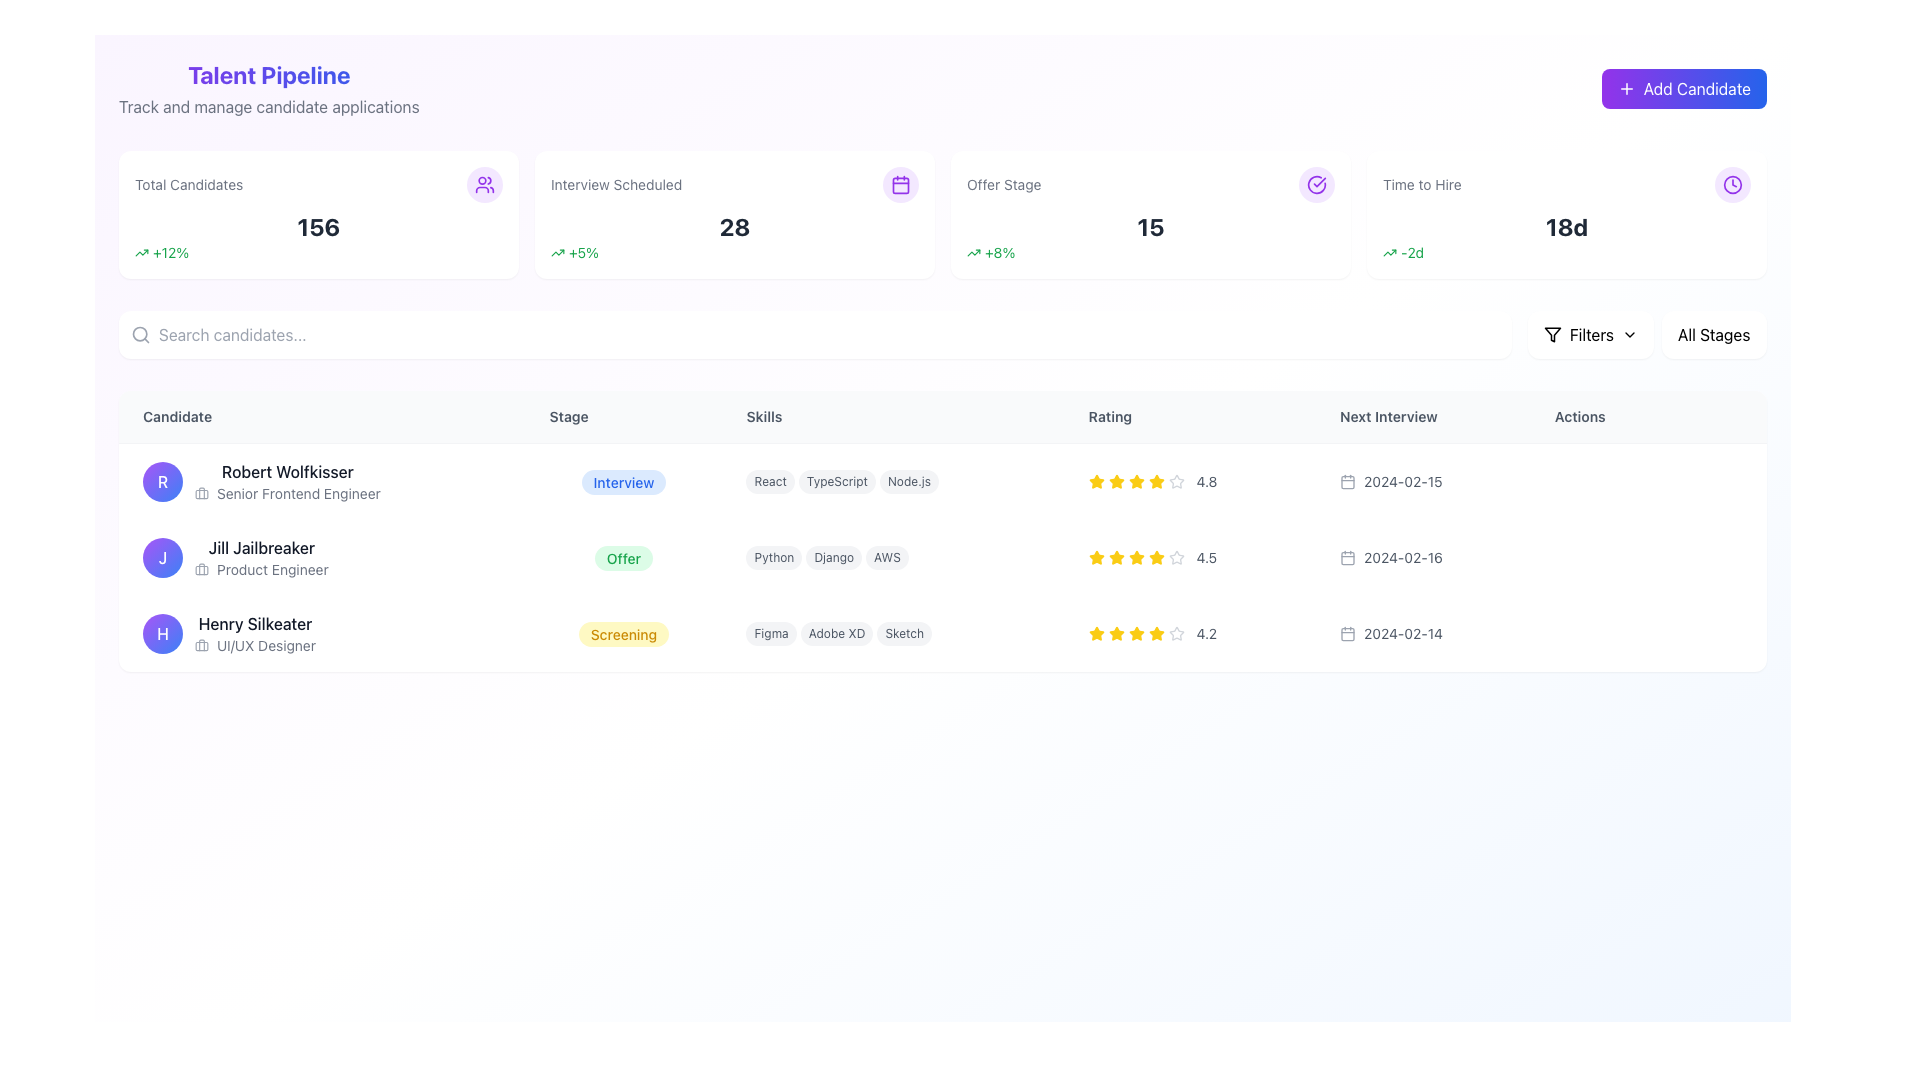 The width and height of the screenshot is (1920, 1080). I want to click on main header text that describes the candidate pipeline in the recruitment application, located at the top center of the interface above the smaller gray text, so click(268, 73).